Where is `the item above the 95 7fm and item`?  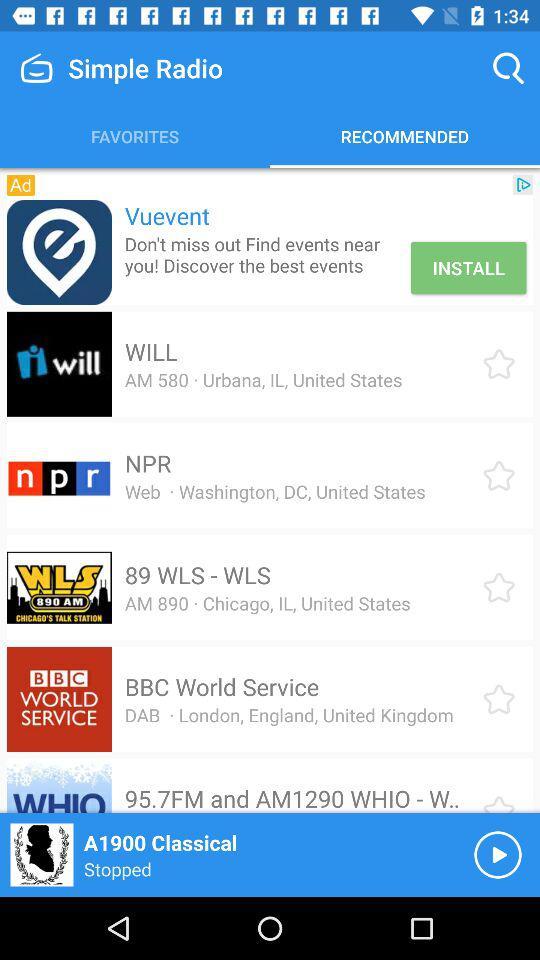 the item above the 95 7fm and item is located at coordinates (288, 715).